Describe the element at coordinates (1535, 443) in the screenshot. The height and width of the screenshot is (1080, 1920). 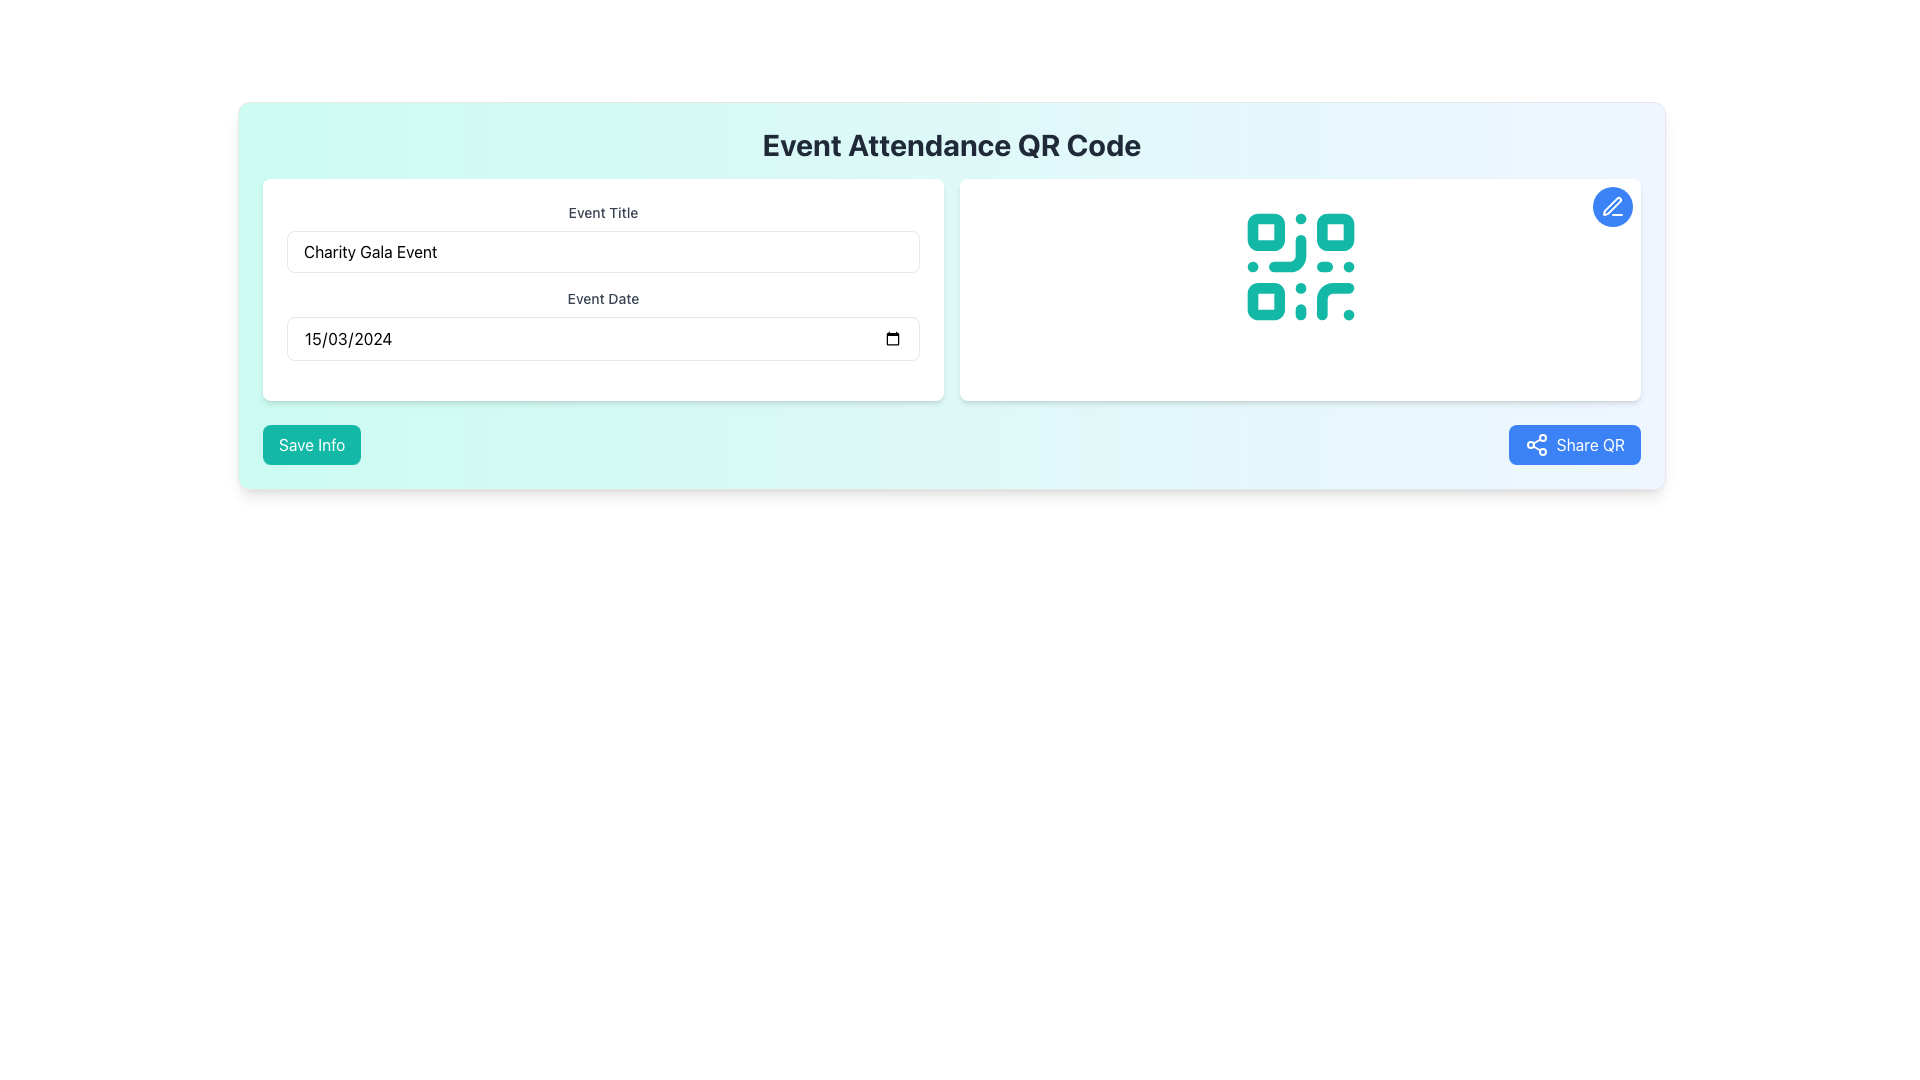
I see `the share icon located within the blue rounded rectangular button labeled 'Share QR' at the bottom-right corner of the interface` at that location.